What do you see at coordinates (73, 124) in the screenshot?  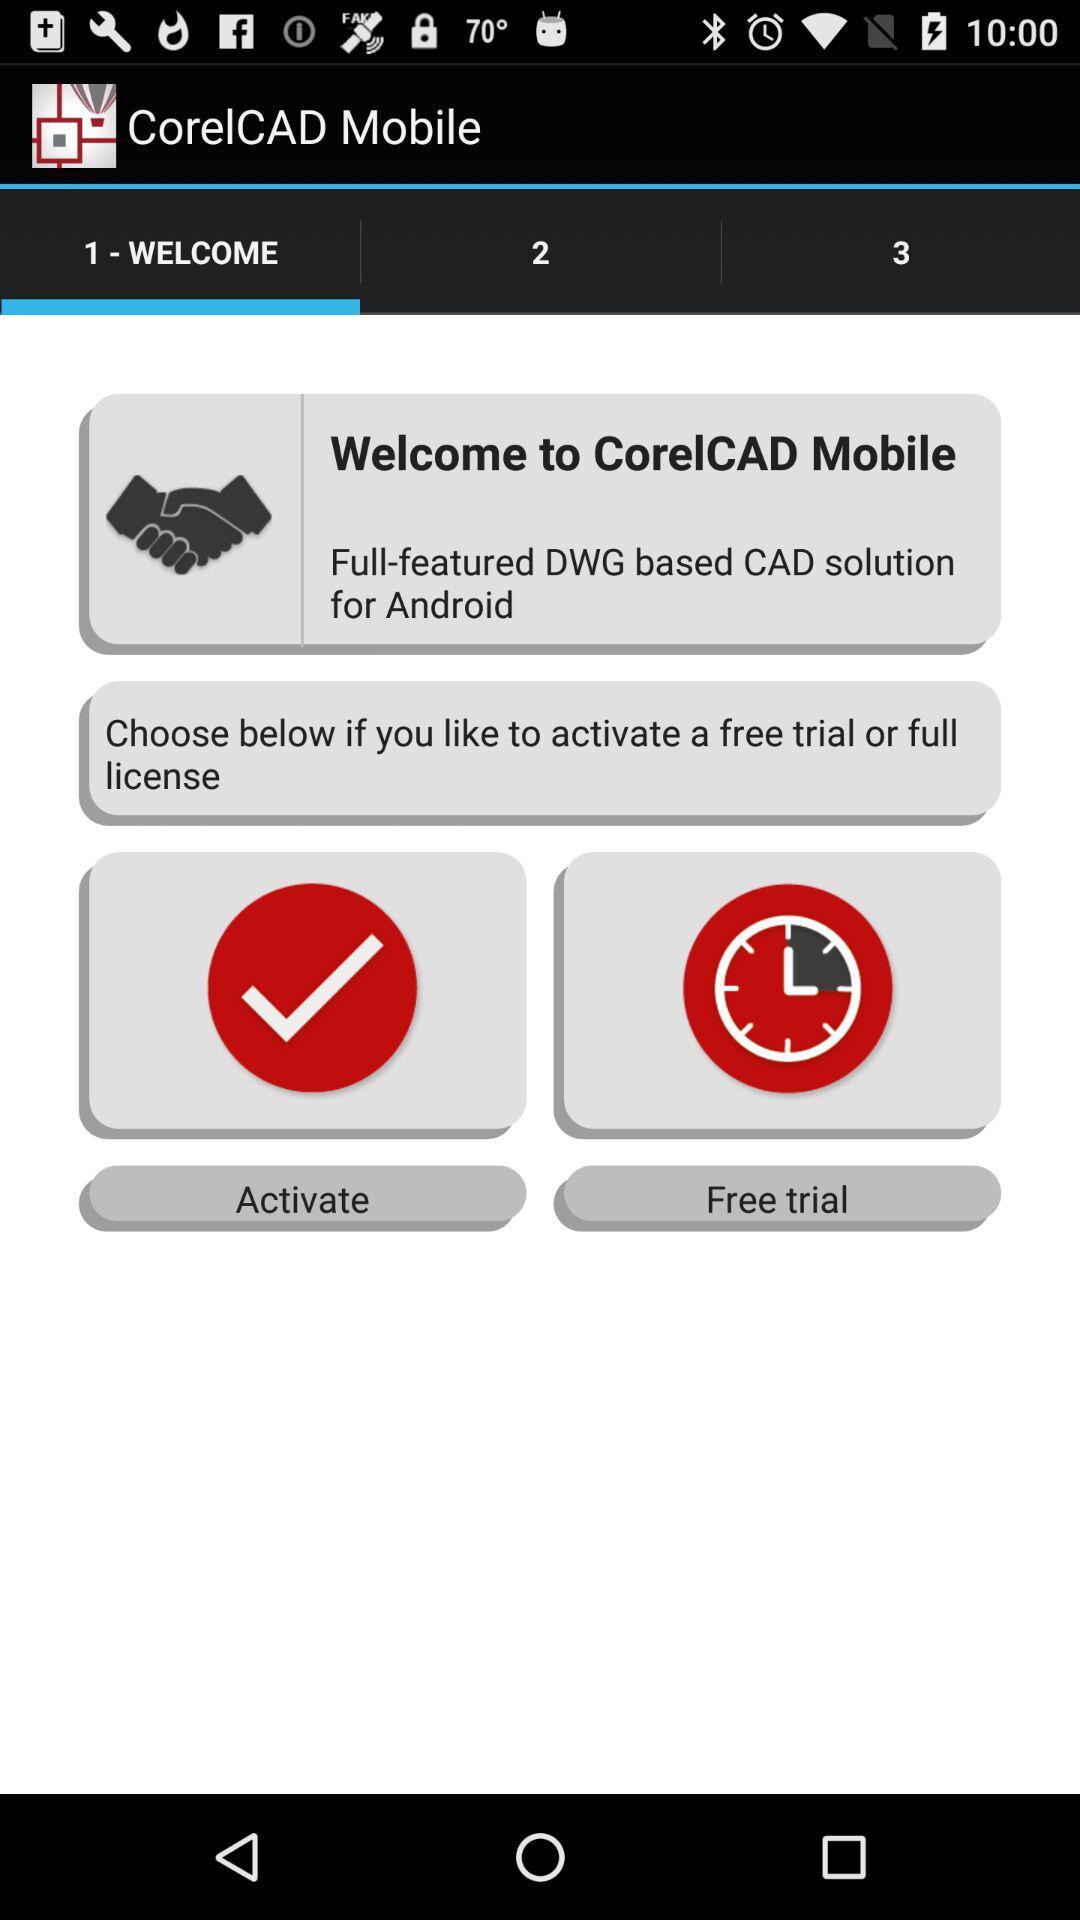 I see `icon on the left side of corelcad mobile` at bounding box center [73, 124].